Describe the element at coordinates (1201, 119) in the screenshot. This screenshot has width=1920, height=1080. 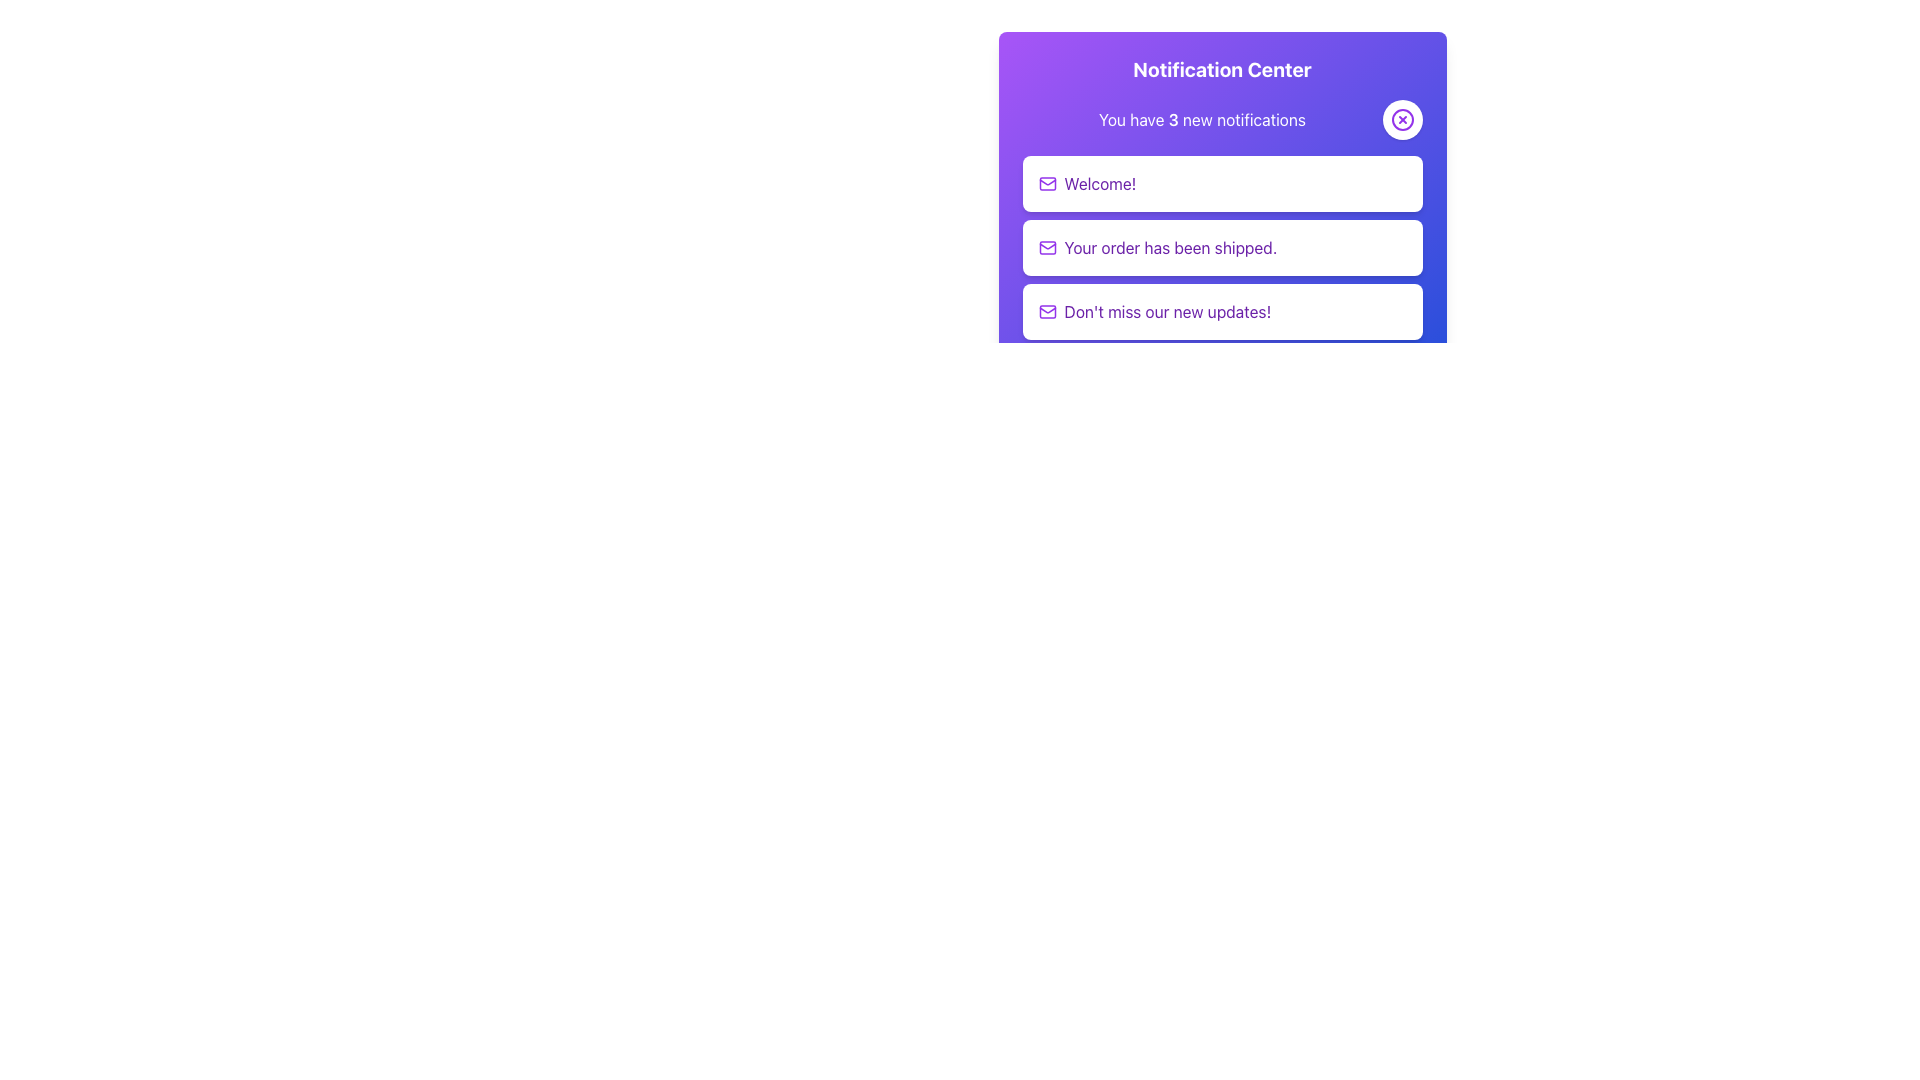
I see `the static Plain text element that displays the current count of new notifications, located below the title 'Notification Center' and aligned to the left` at that location.